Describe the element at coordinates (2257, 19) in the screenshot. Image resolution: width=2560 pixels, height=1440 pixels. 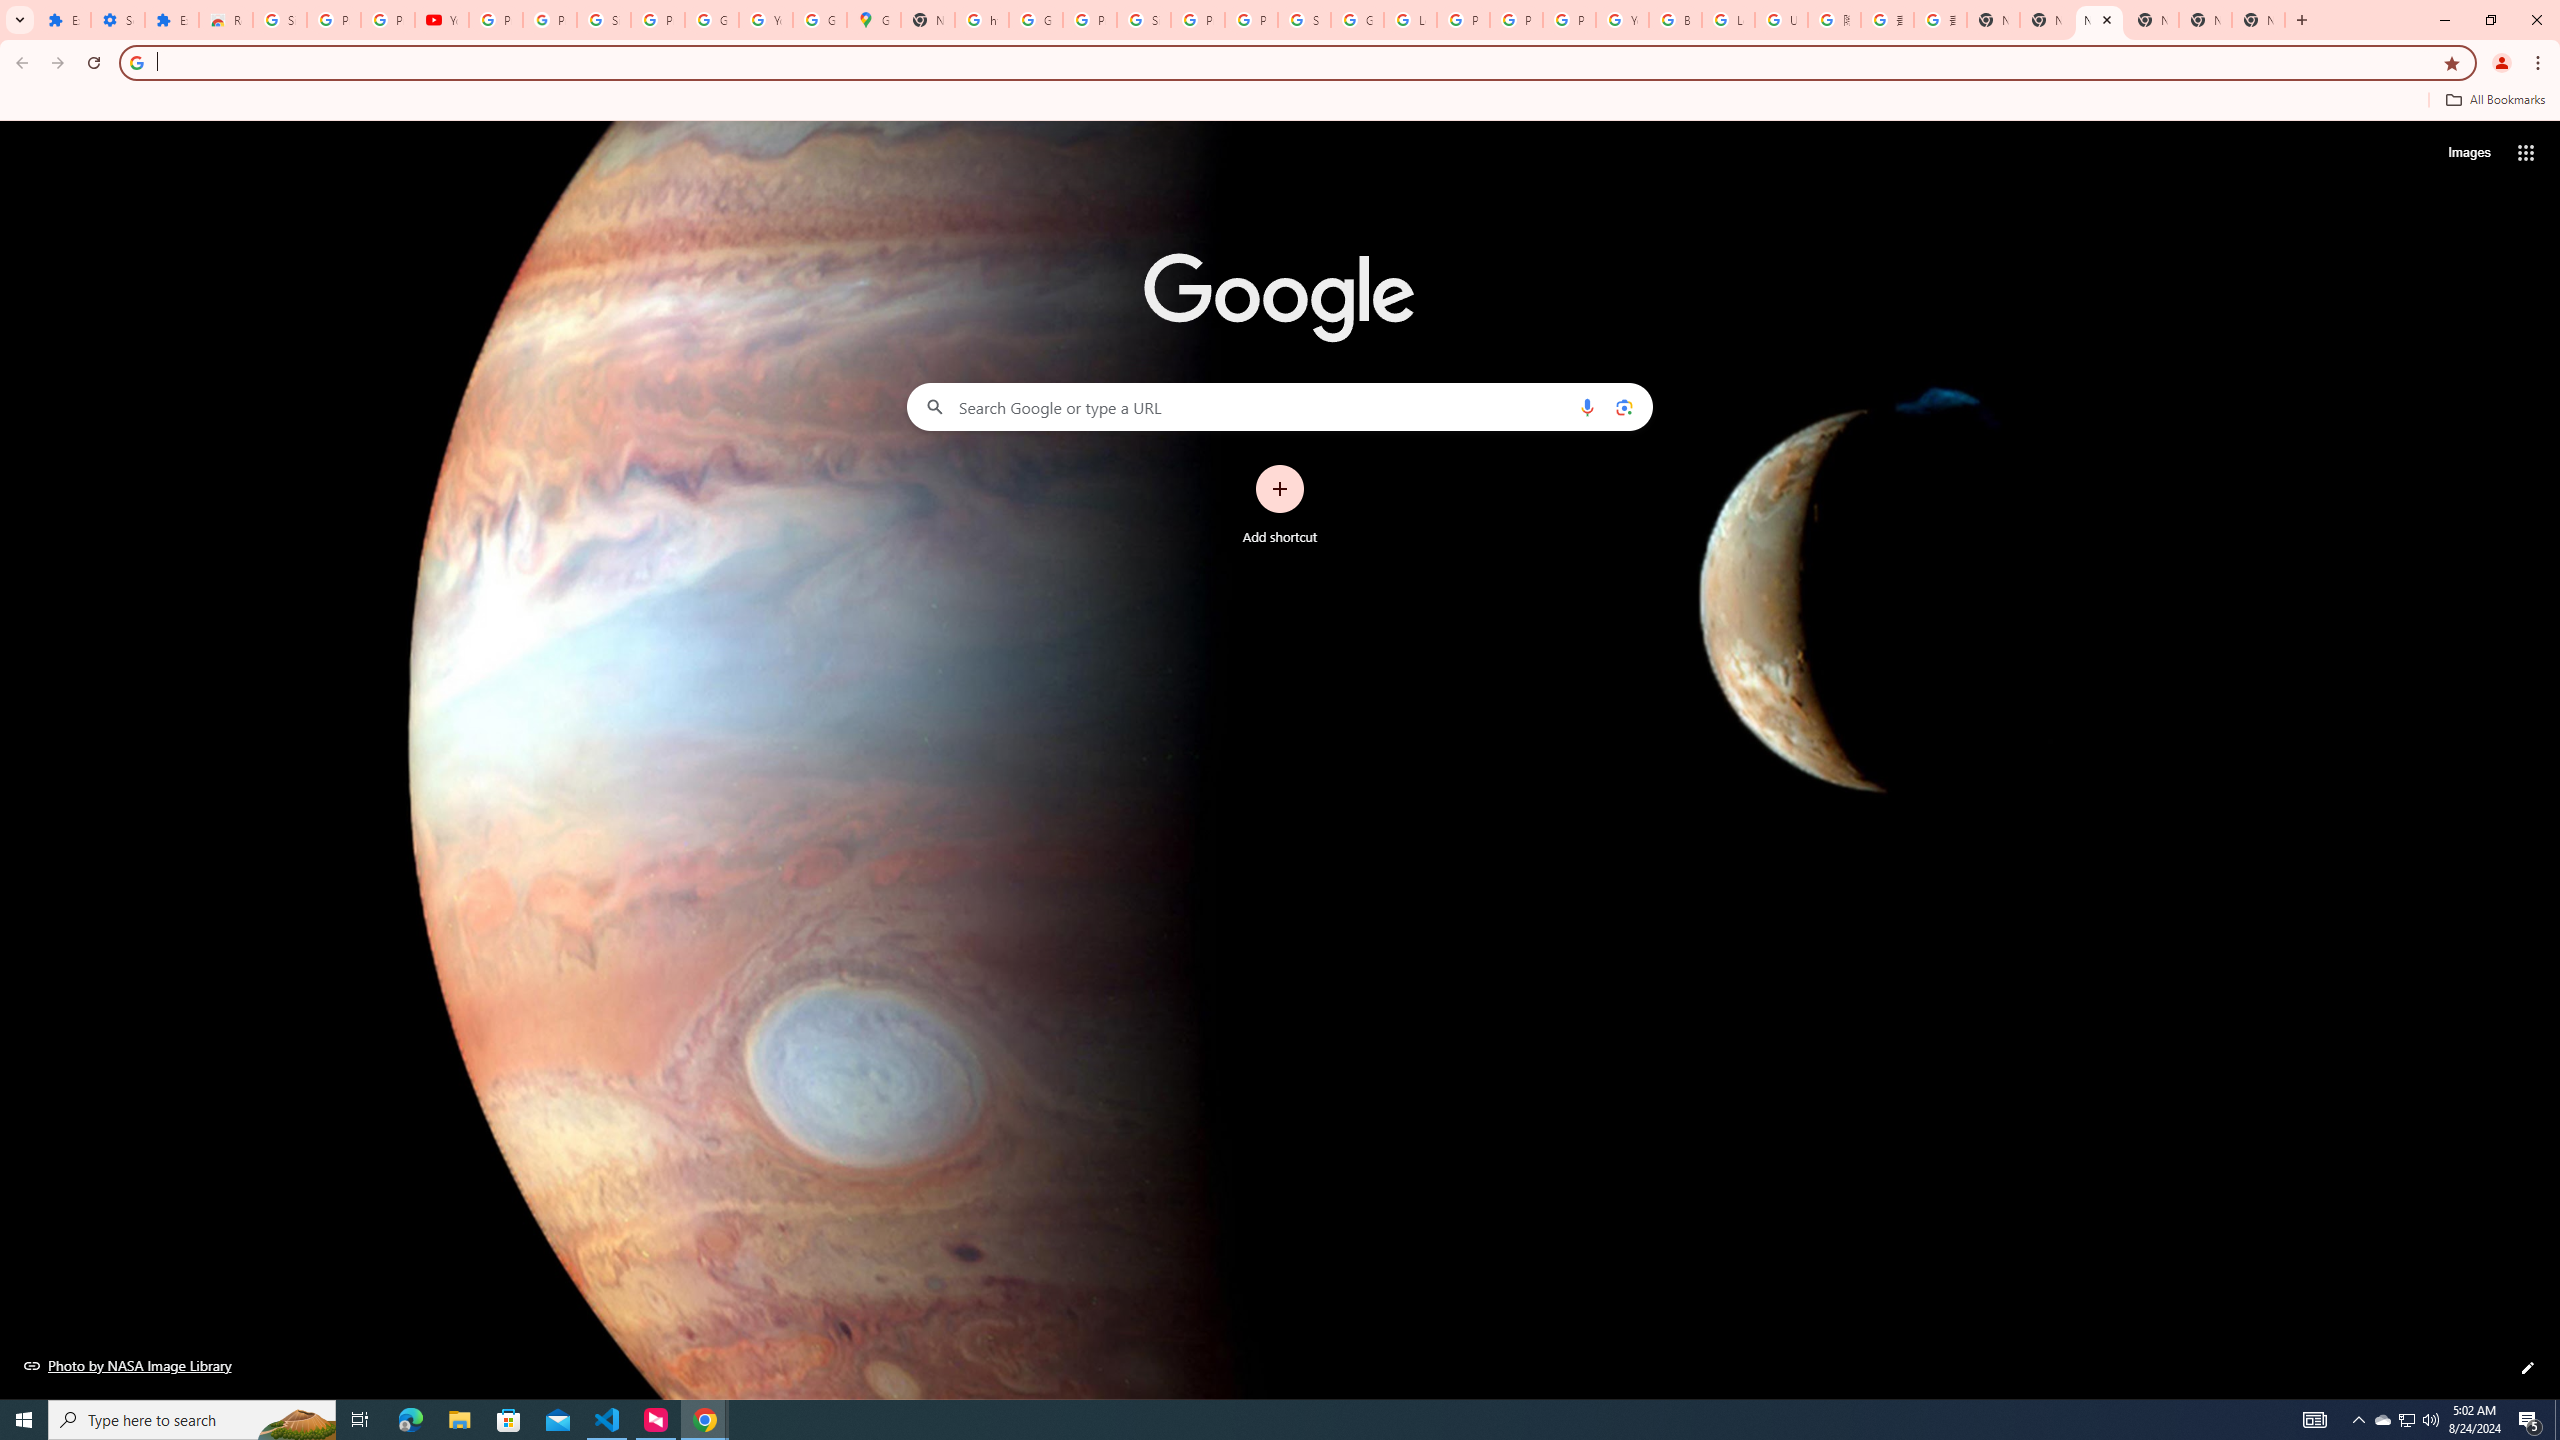
I see `'New Tab'` at that location.